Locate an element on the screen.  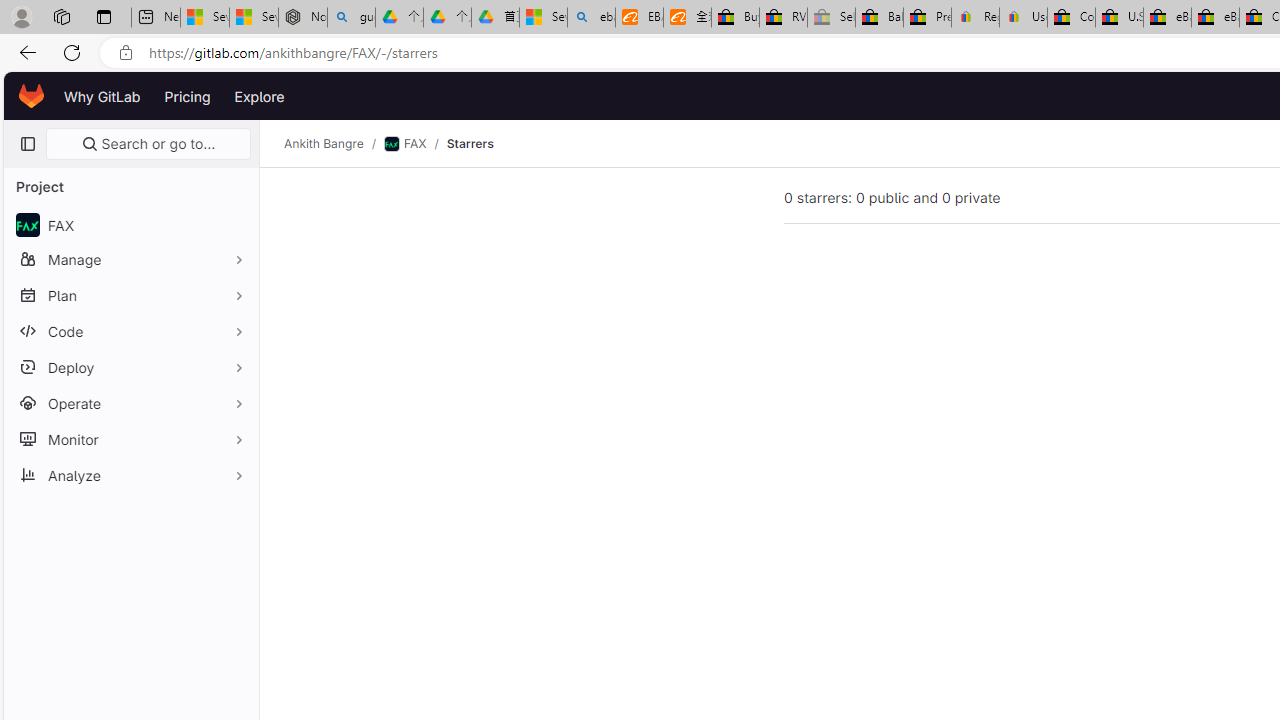
'Pricing' is located at coordinates (187, 96).